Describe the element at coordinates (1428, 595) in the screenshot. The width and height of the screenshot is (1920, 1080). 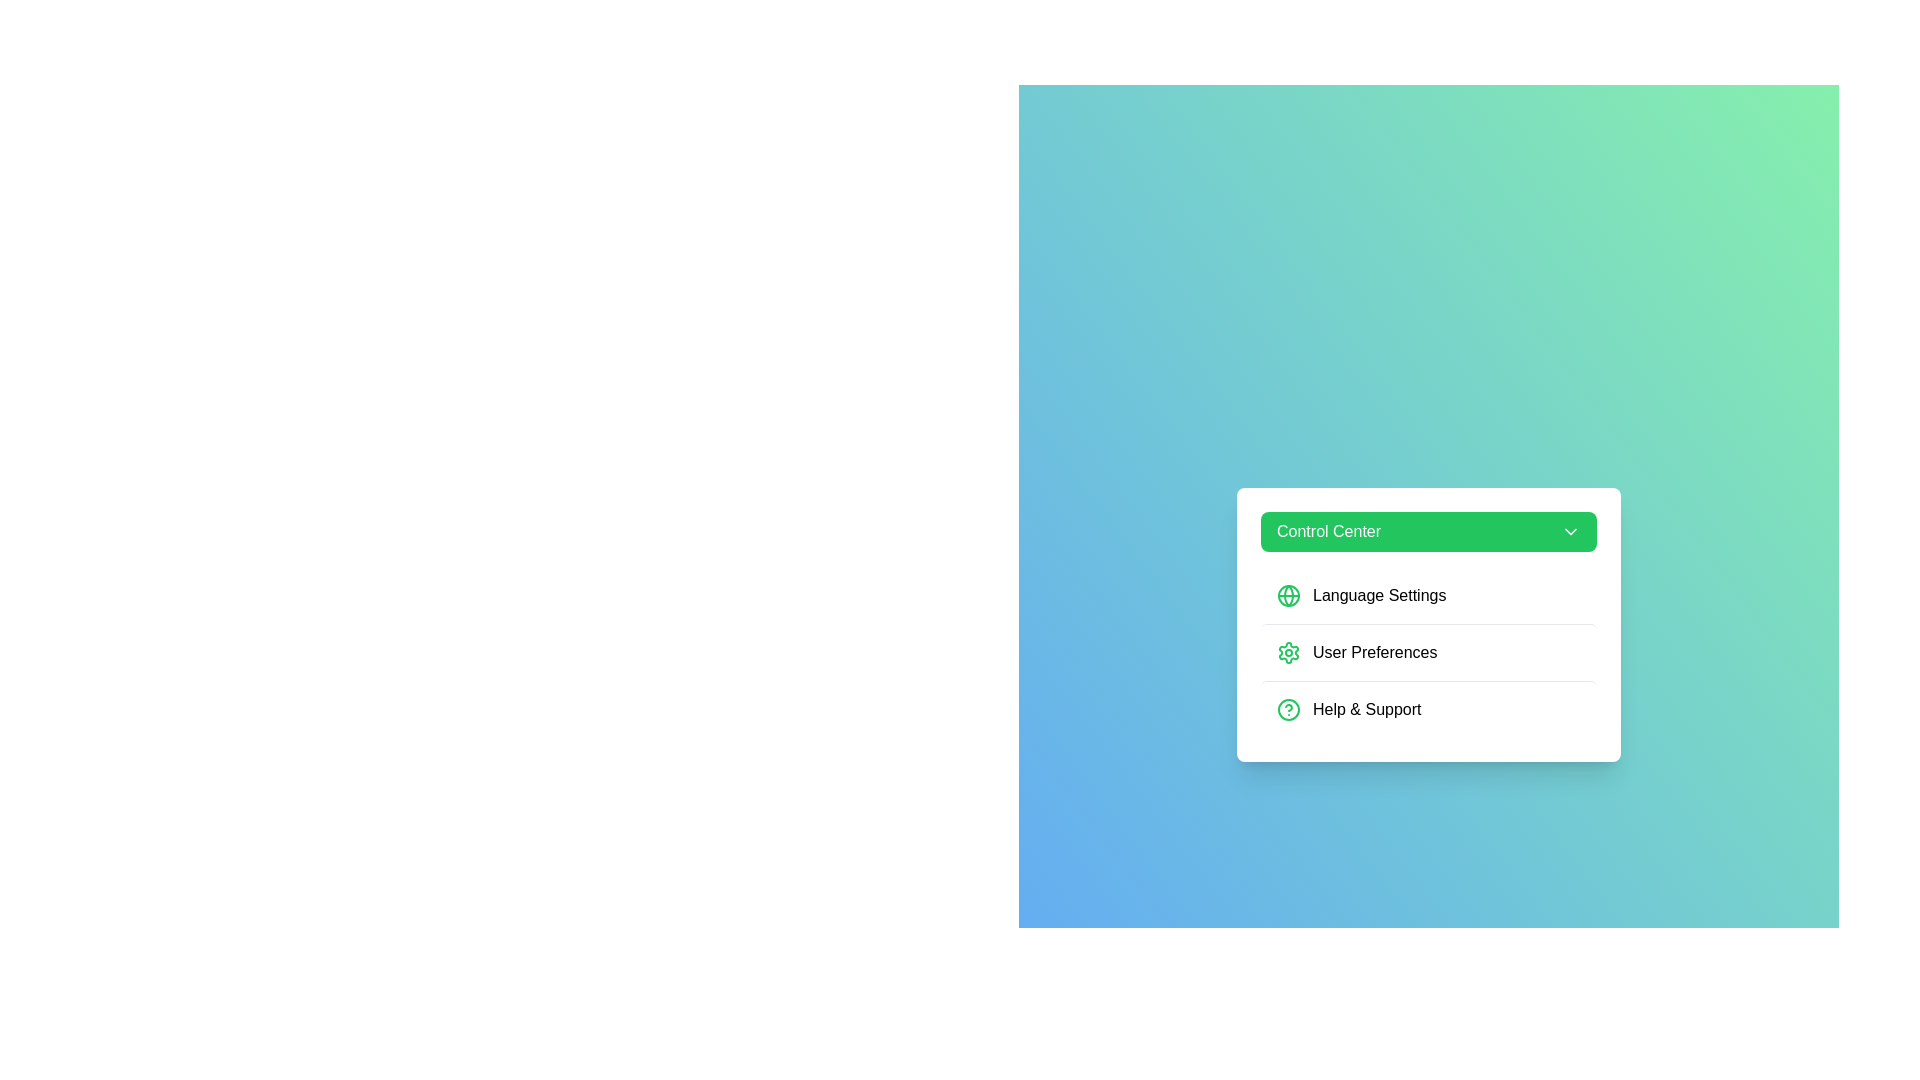
I see `the 'Language Settings' option in the menu` at that location.